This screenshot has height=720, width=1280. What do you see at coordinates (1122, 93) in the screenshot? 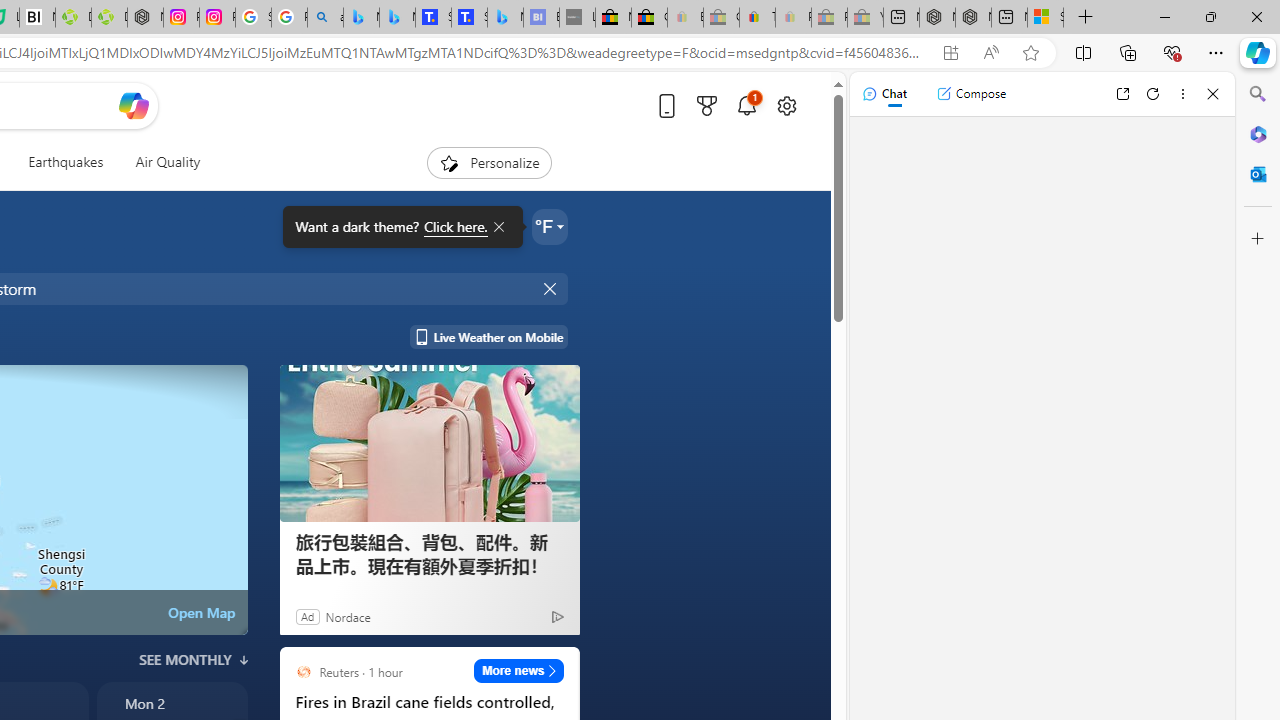
I see `'Open link in new tab'` at bounding box center [1122, 93].